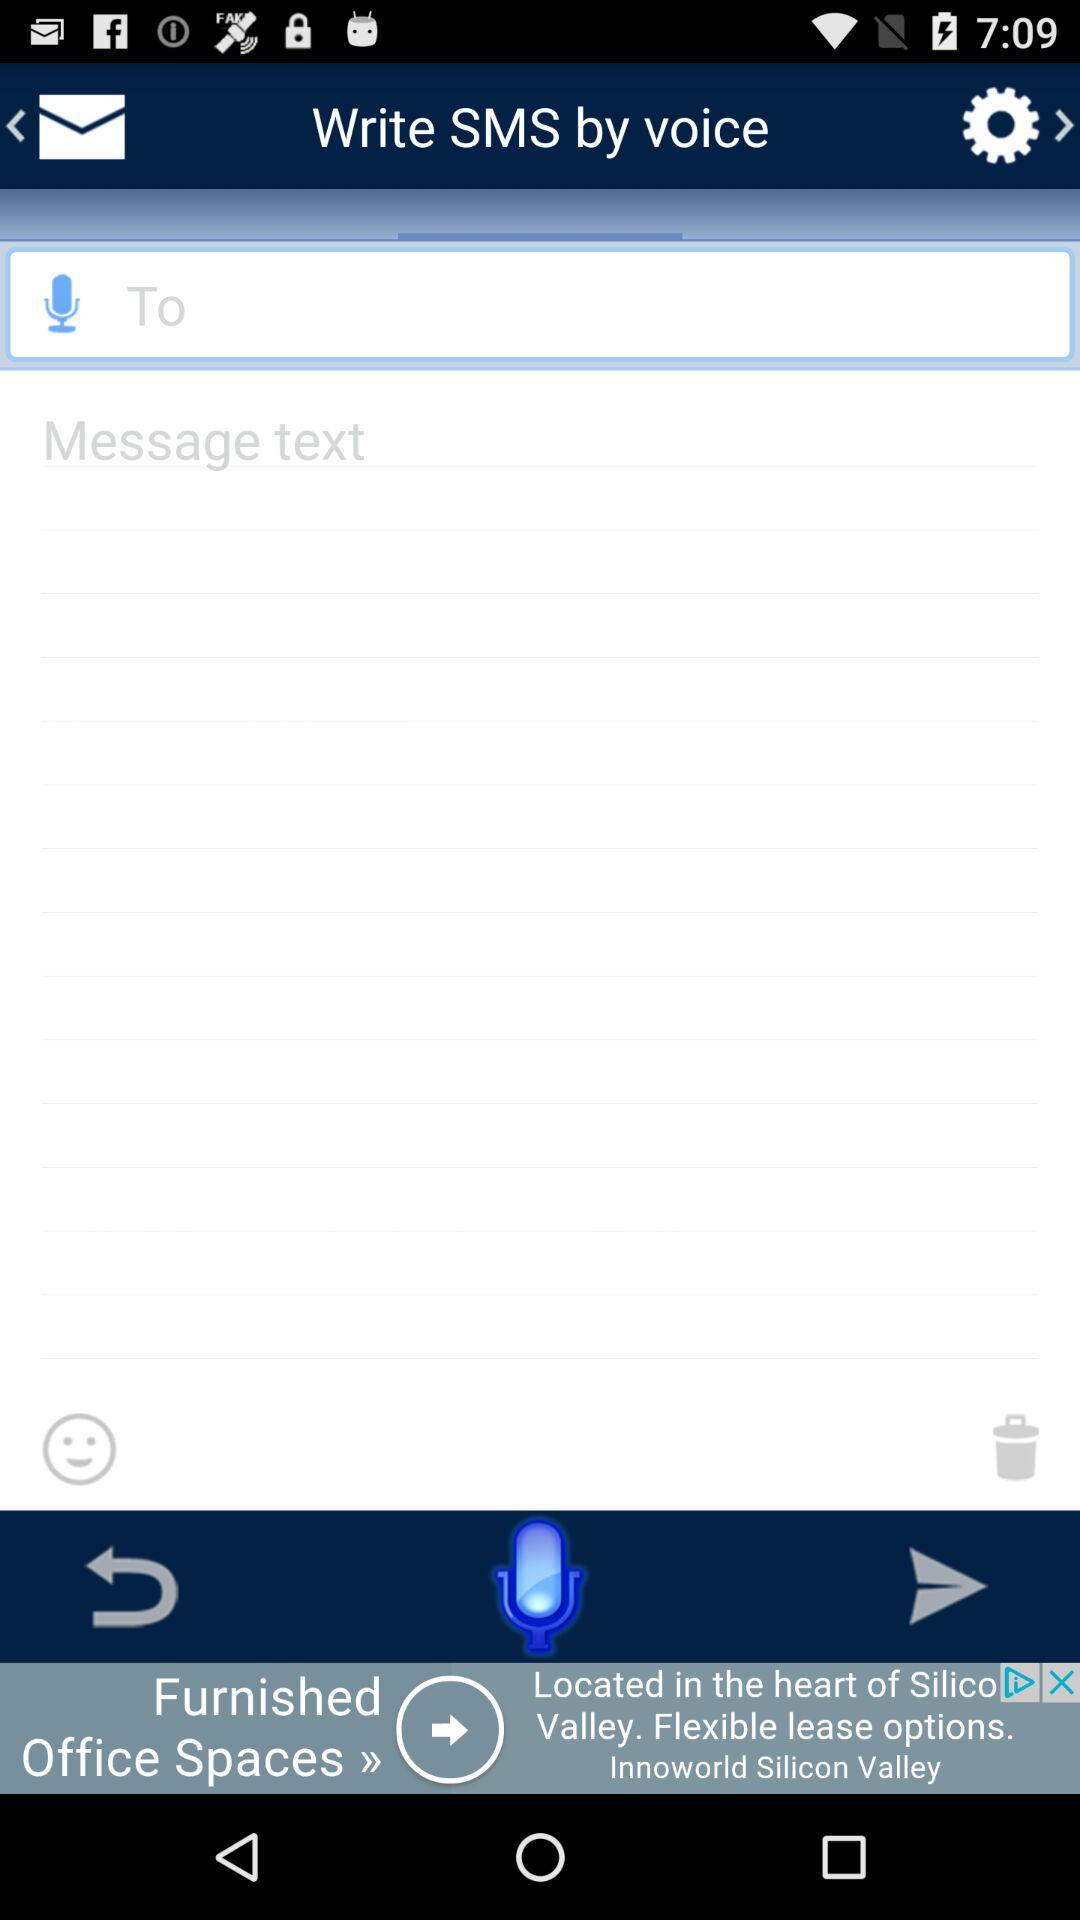 The width and height of the screenshot is (1080, 1920). I want to click on the email icon, so click(77, 133).